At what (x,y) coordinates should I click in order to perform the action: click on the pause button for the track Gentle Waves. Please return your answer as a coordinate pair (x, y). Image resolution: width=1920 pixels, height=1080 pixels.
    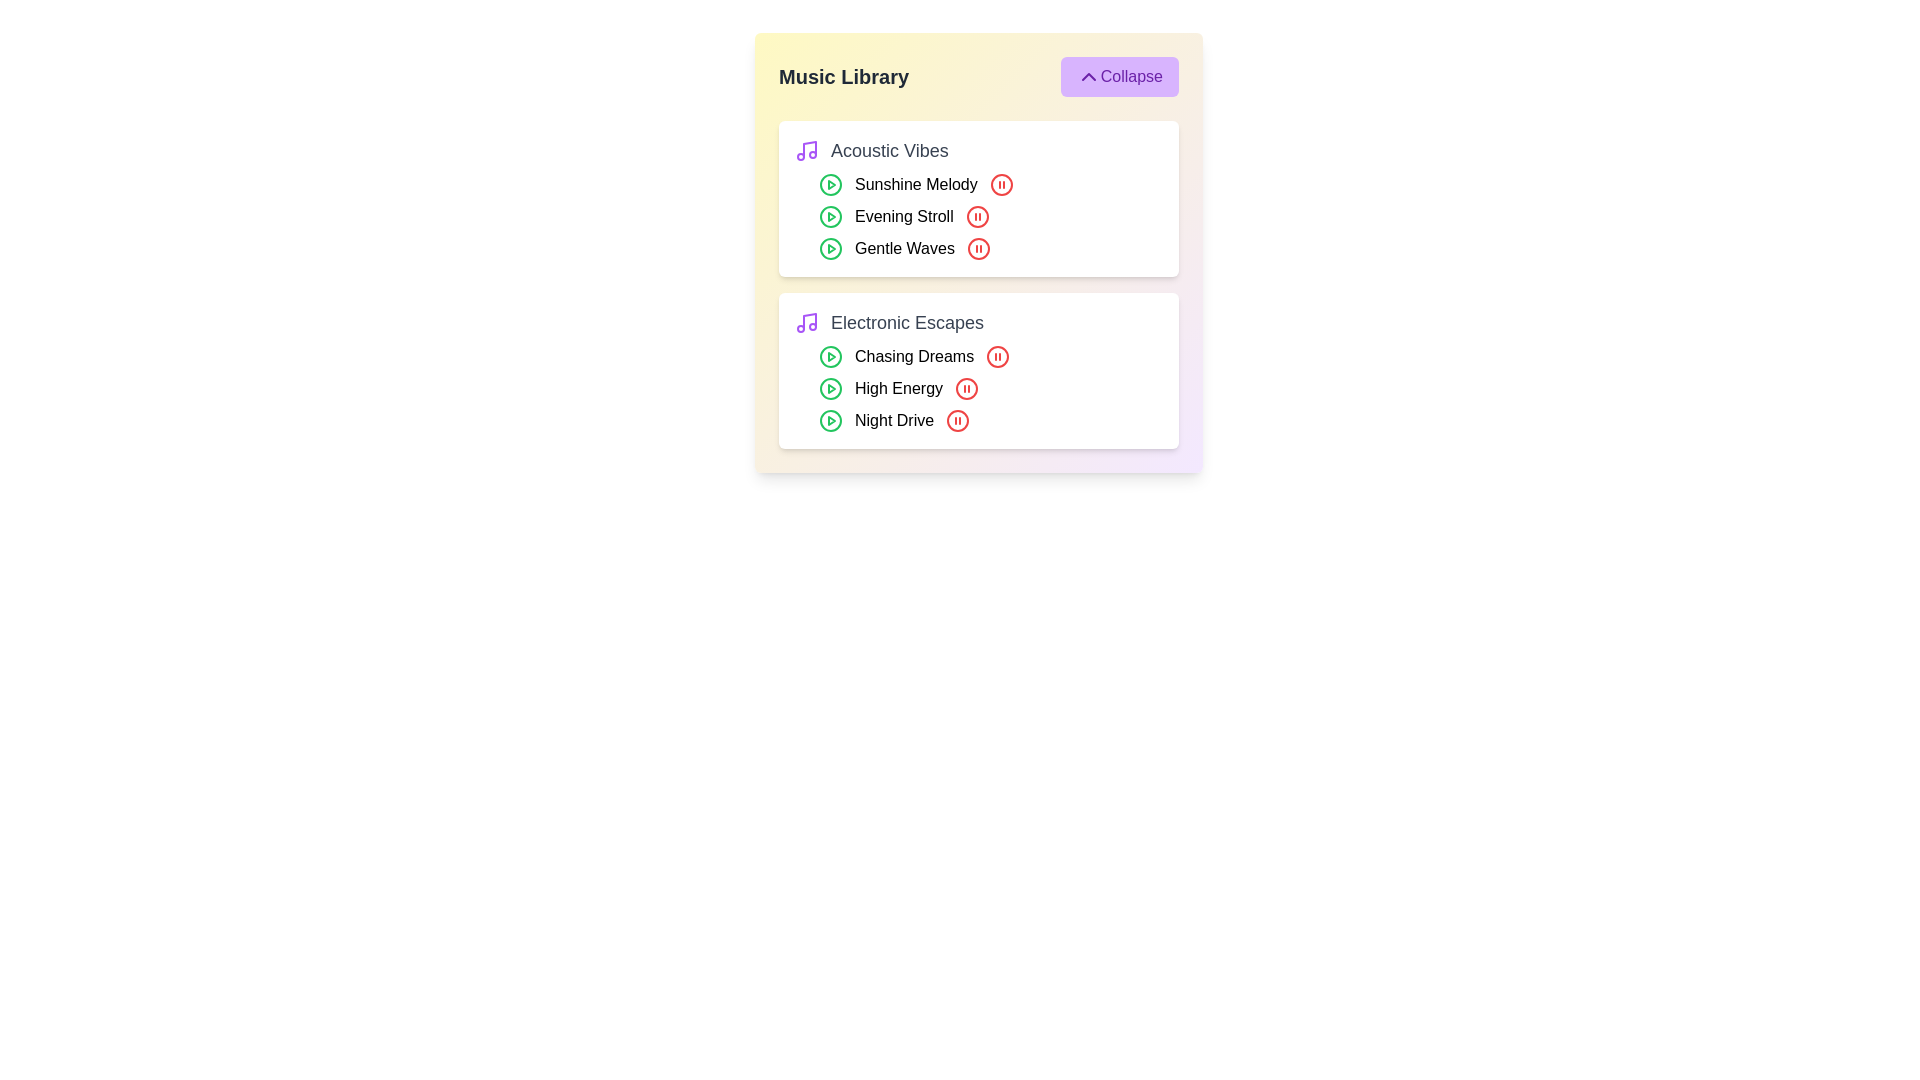
    Looking at the image, I should click on (978, 248).